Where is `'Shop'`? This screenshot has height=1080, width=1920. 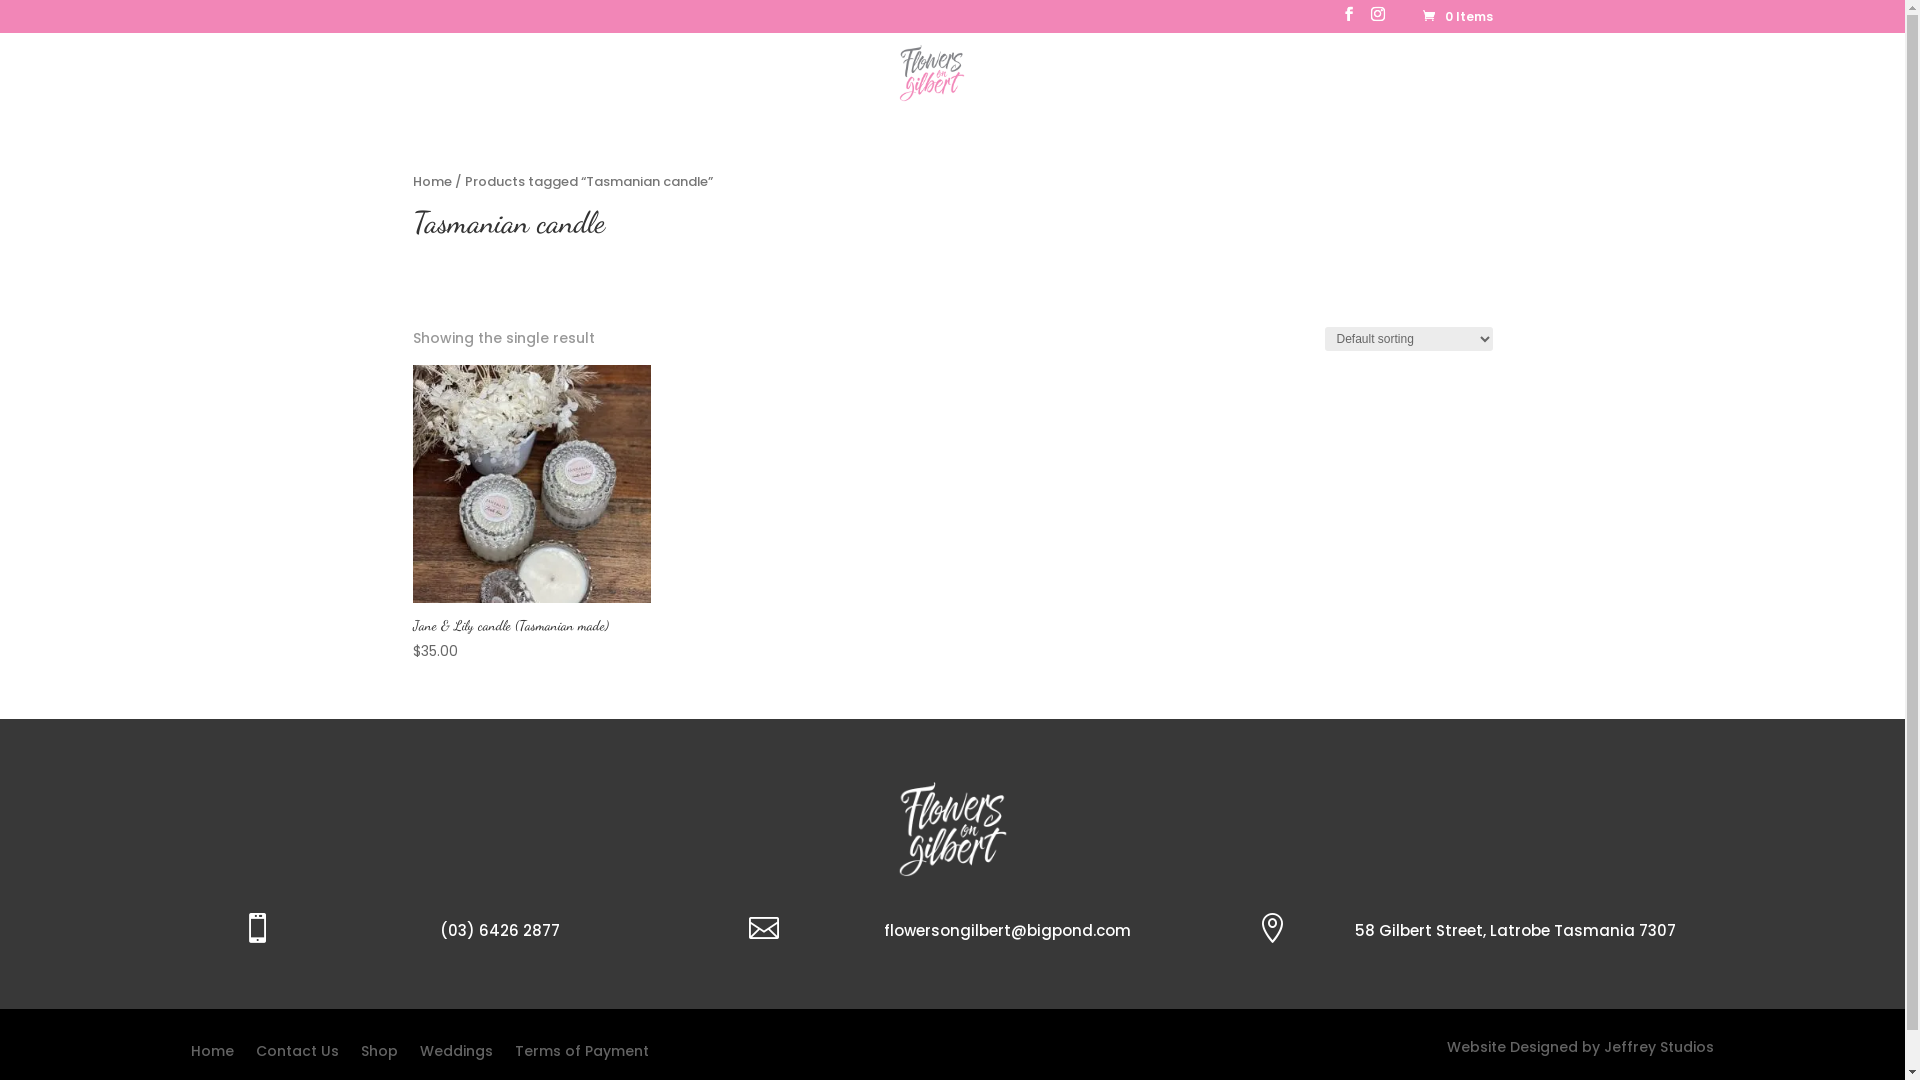
'Shop' is located at coordinates (378, 1054).